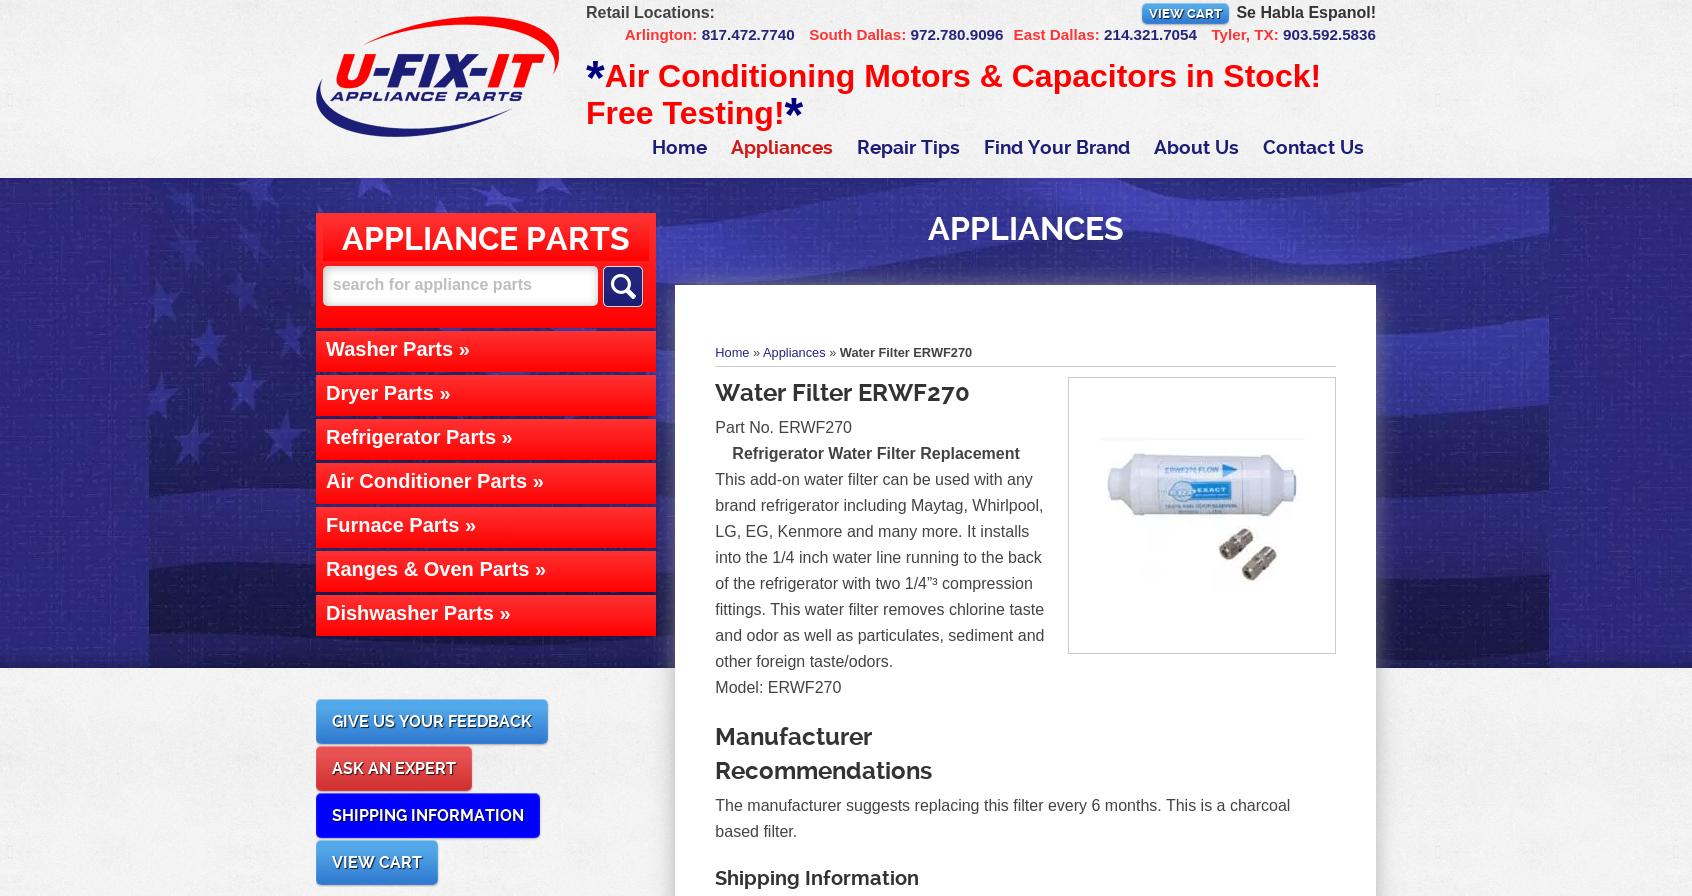  Describe the element at coordinates (1001, 818) in the screenshot. I see `'The manufacturer suggests replacing this filter every 6 months. This is a charcoal based filter.'` at that location.